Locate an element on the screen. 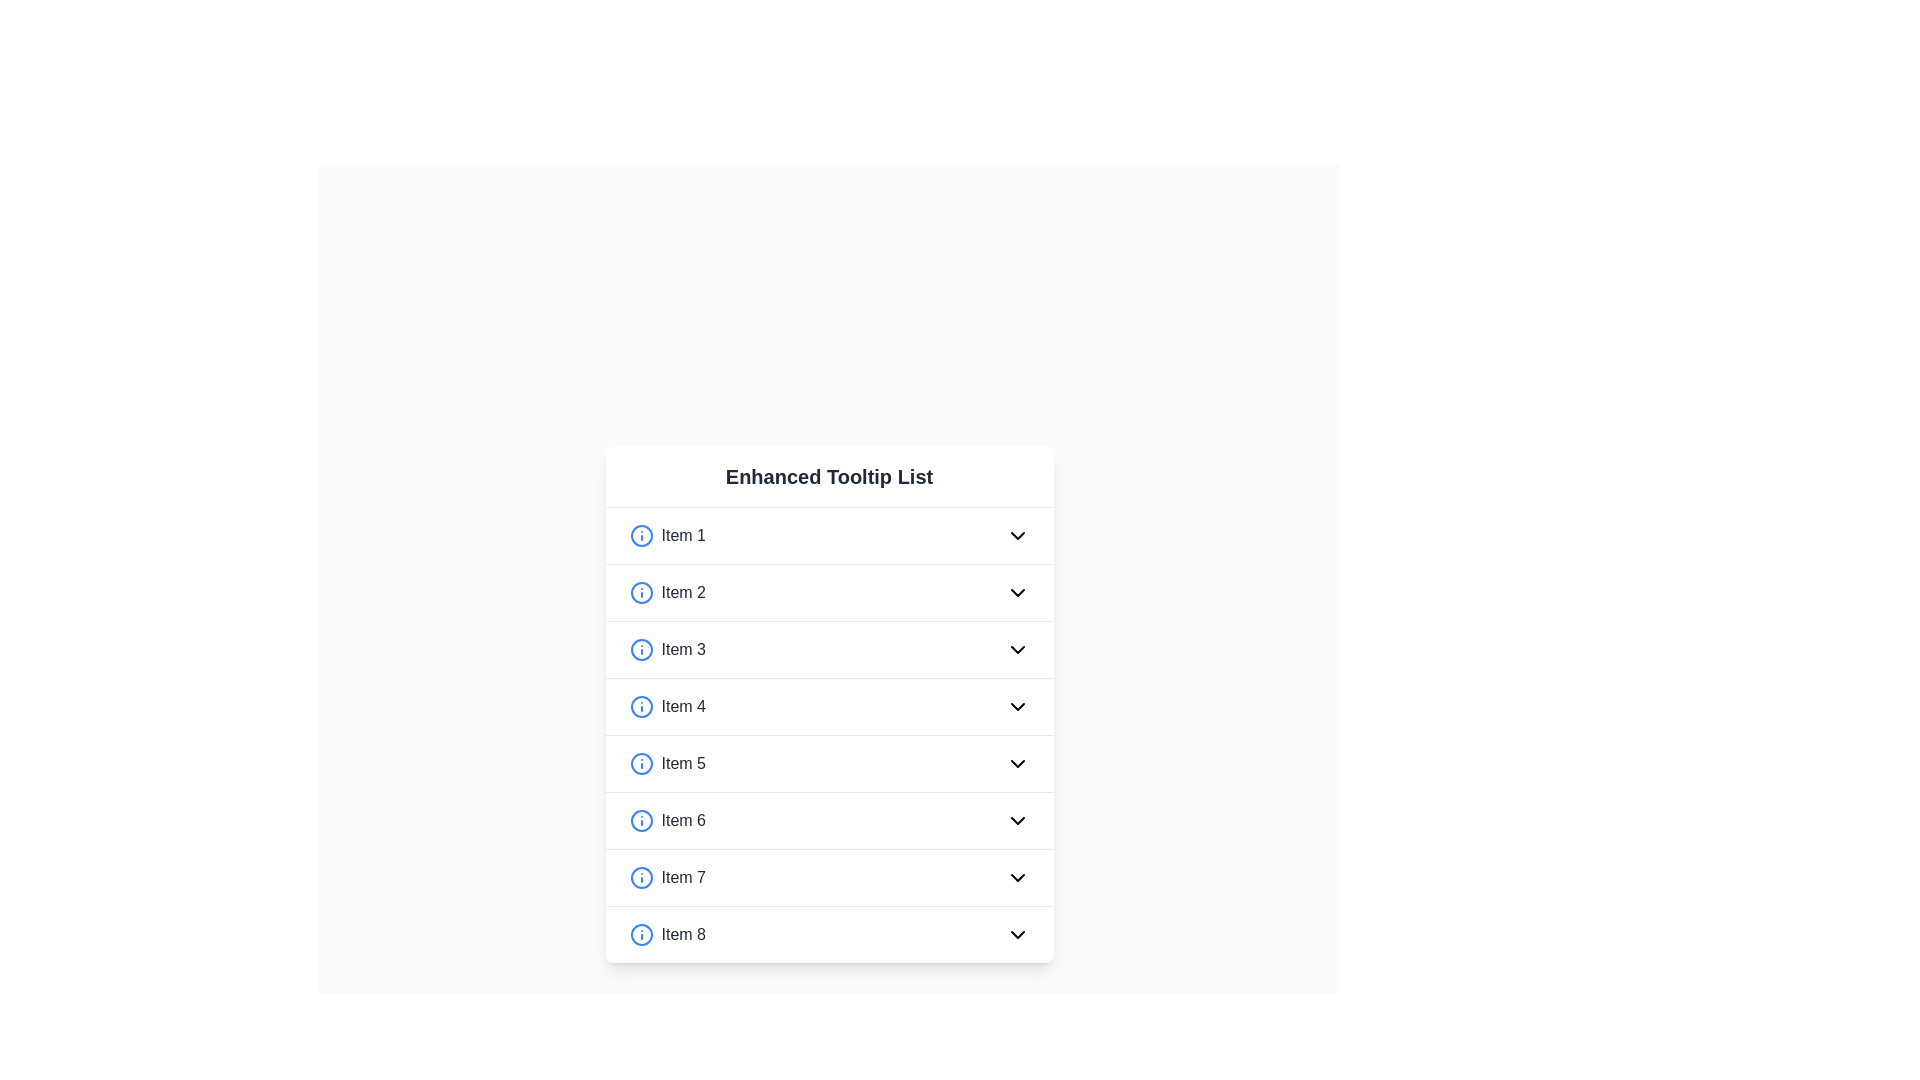 The height and width of the screenshot is (1080, 1920). the third item in the 'Enhanced Tooltip List' is located at coordinates (829, 649).